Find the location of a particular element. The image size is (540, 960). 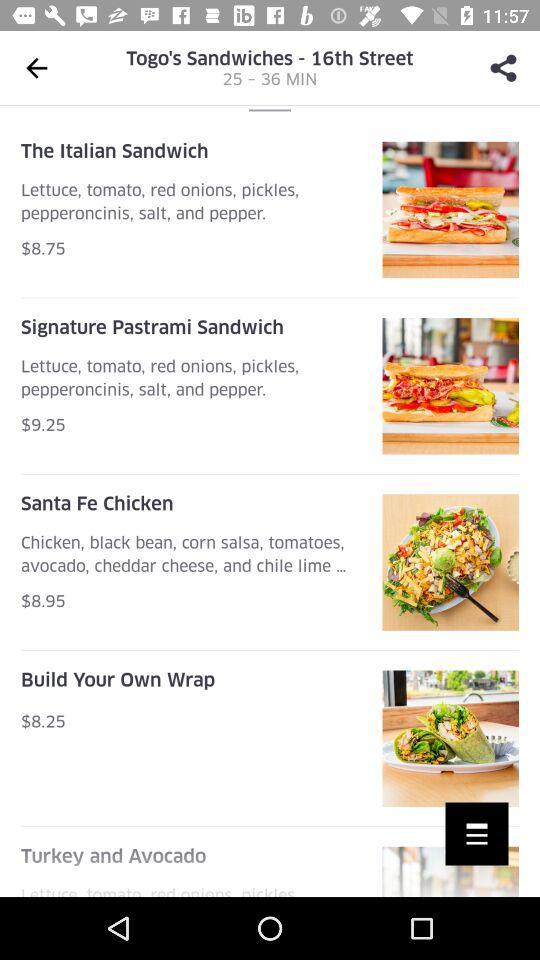

the share icon is located at coordinates (502, 68).